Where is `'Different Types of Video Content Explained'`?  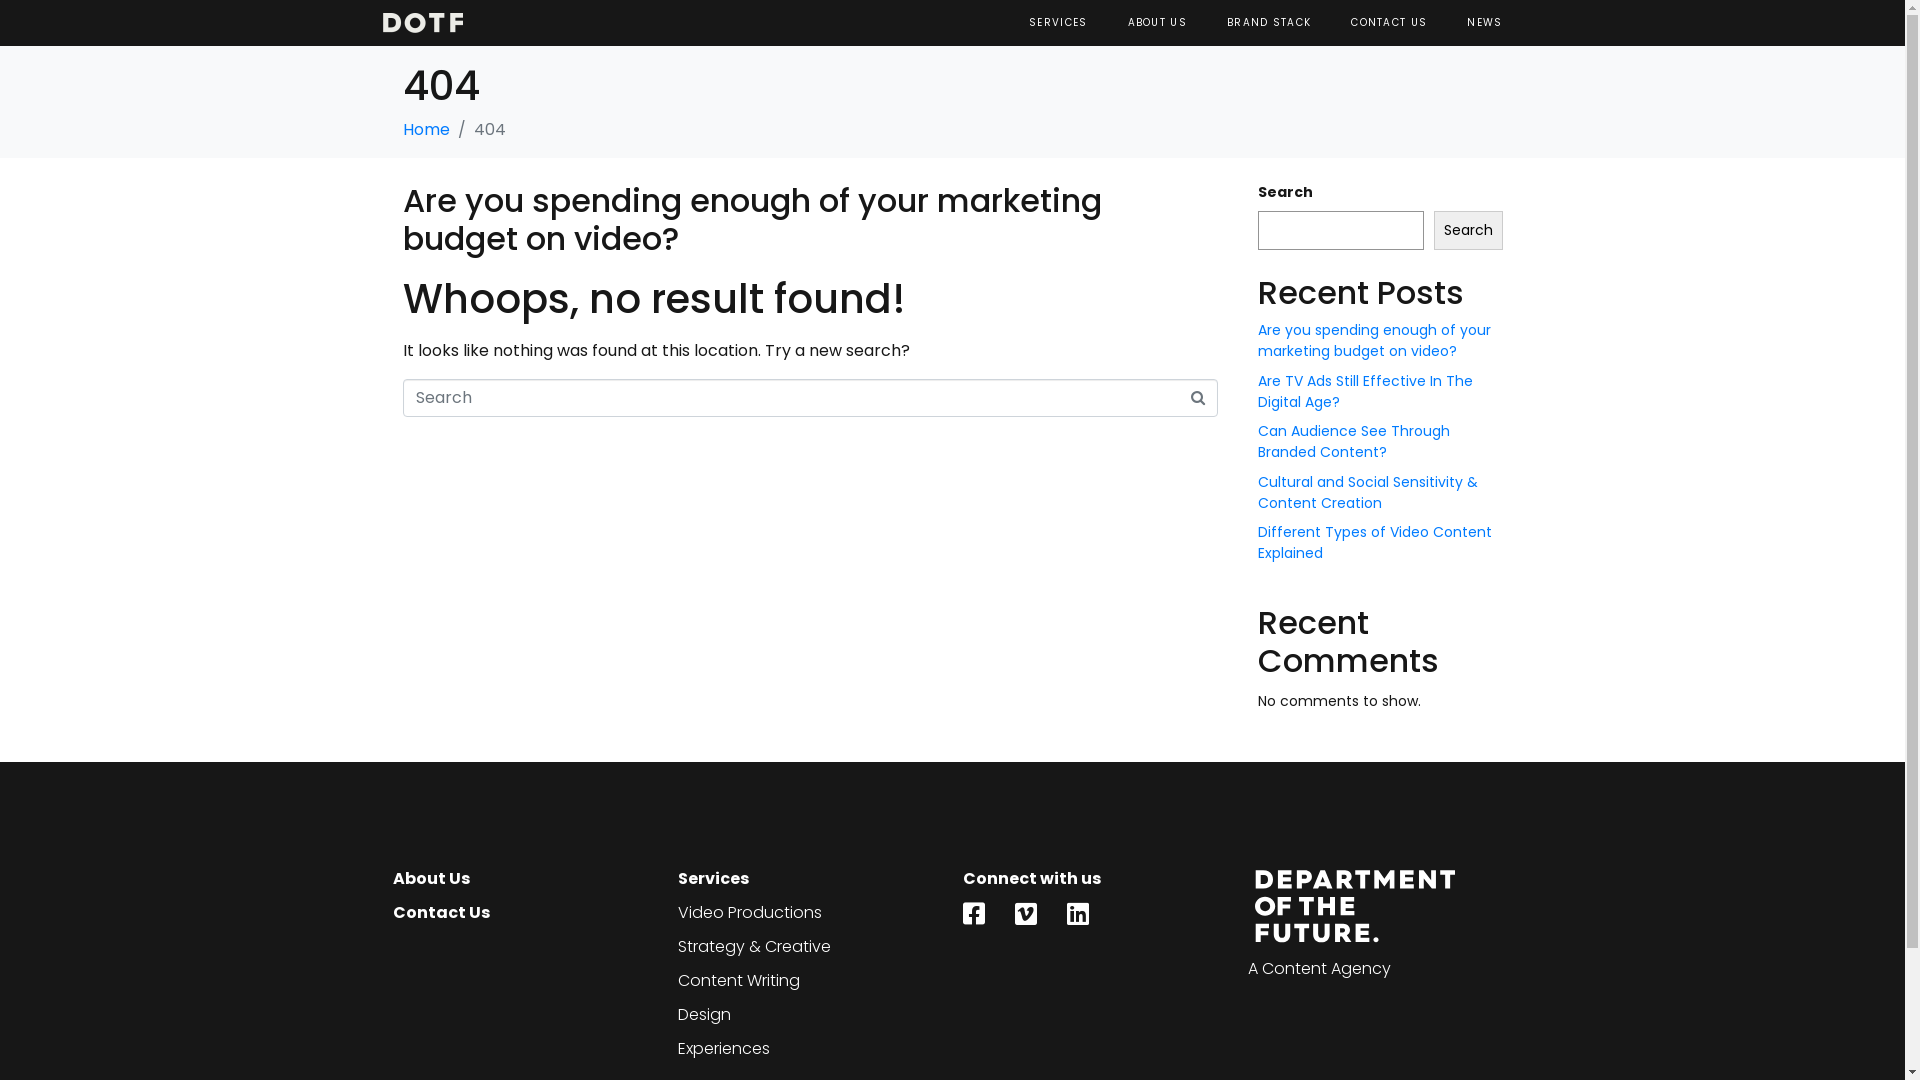
'Different Types of Video Content Explained' is located at coordinates (1256, 542).